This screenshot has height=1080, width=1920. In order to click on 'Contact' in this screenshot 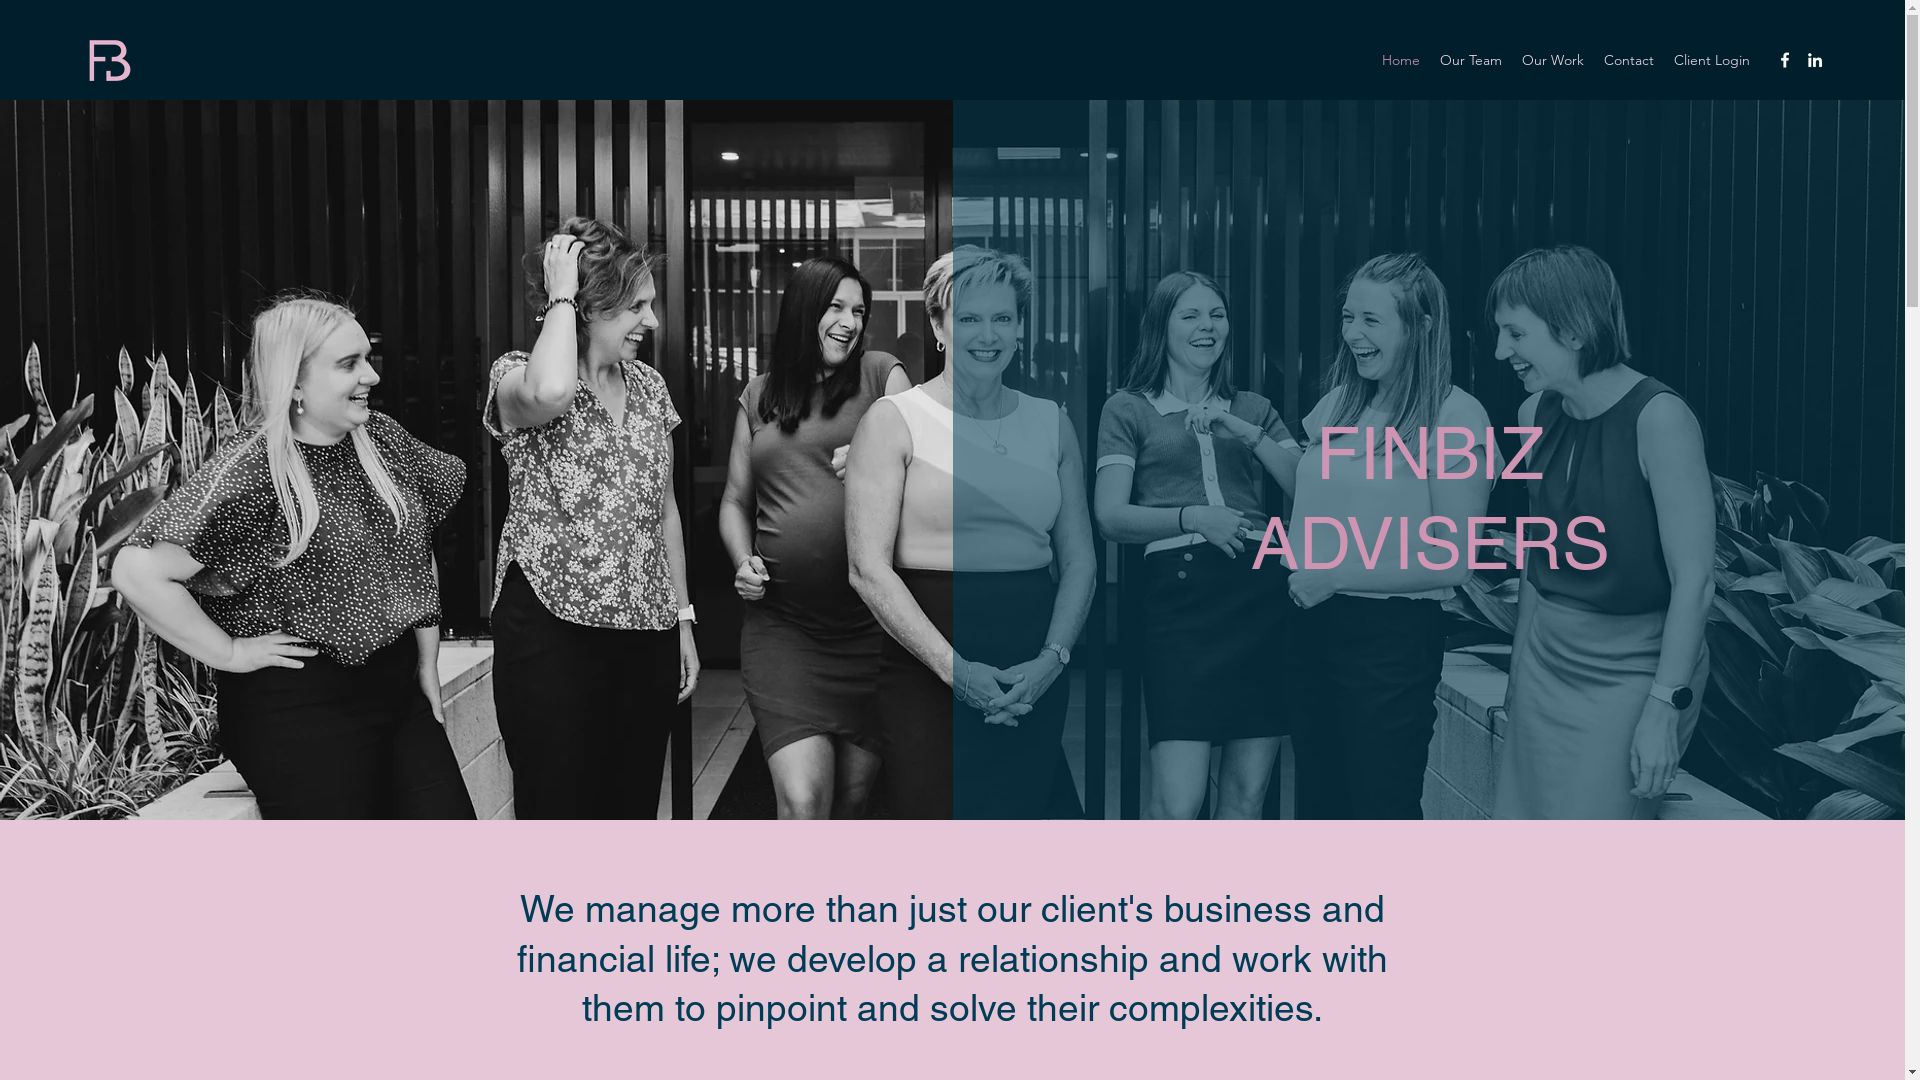, I will do `click(1628, 59)`.